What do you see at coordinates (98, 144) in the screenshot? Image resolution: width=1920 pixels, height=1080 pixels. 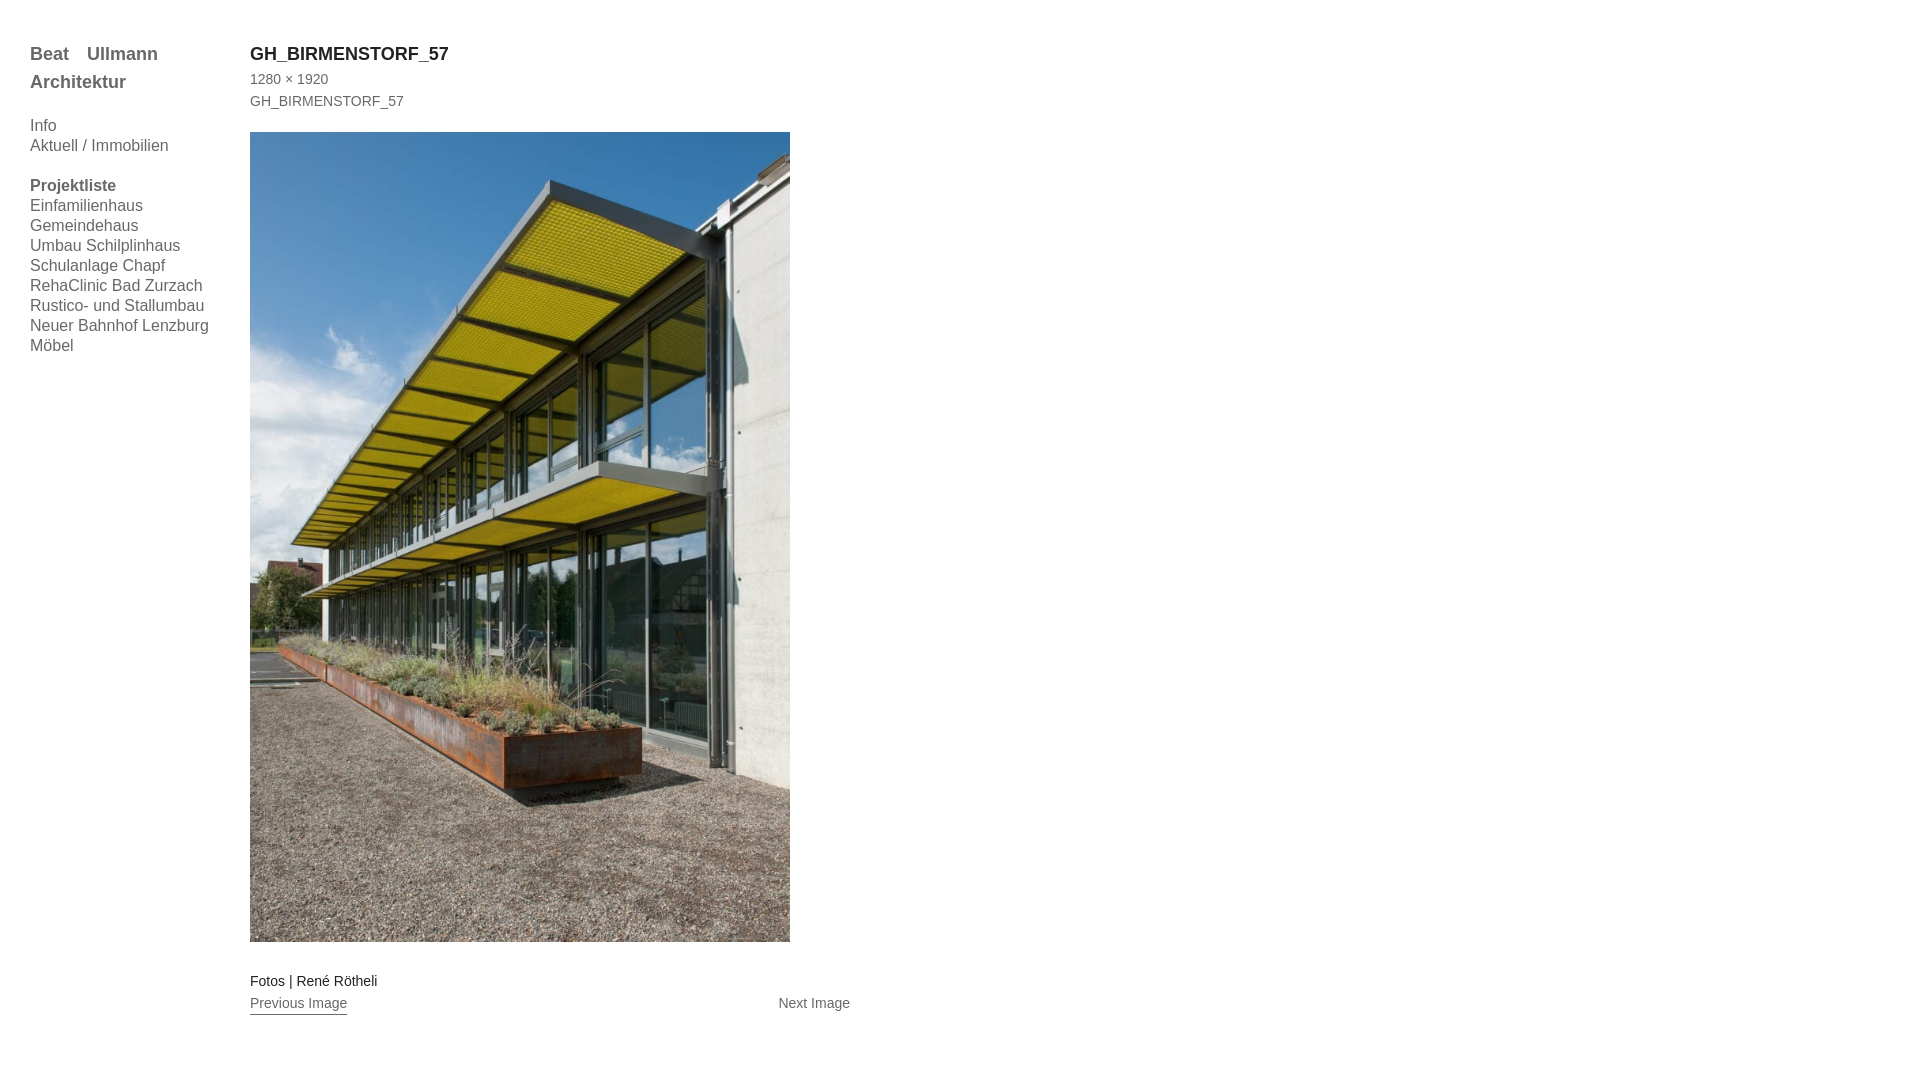 I see `'Aktuell / Immobilien'` at bounding box center [98, 144].